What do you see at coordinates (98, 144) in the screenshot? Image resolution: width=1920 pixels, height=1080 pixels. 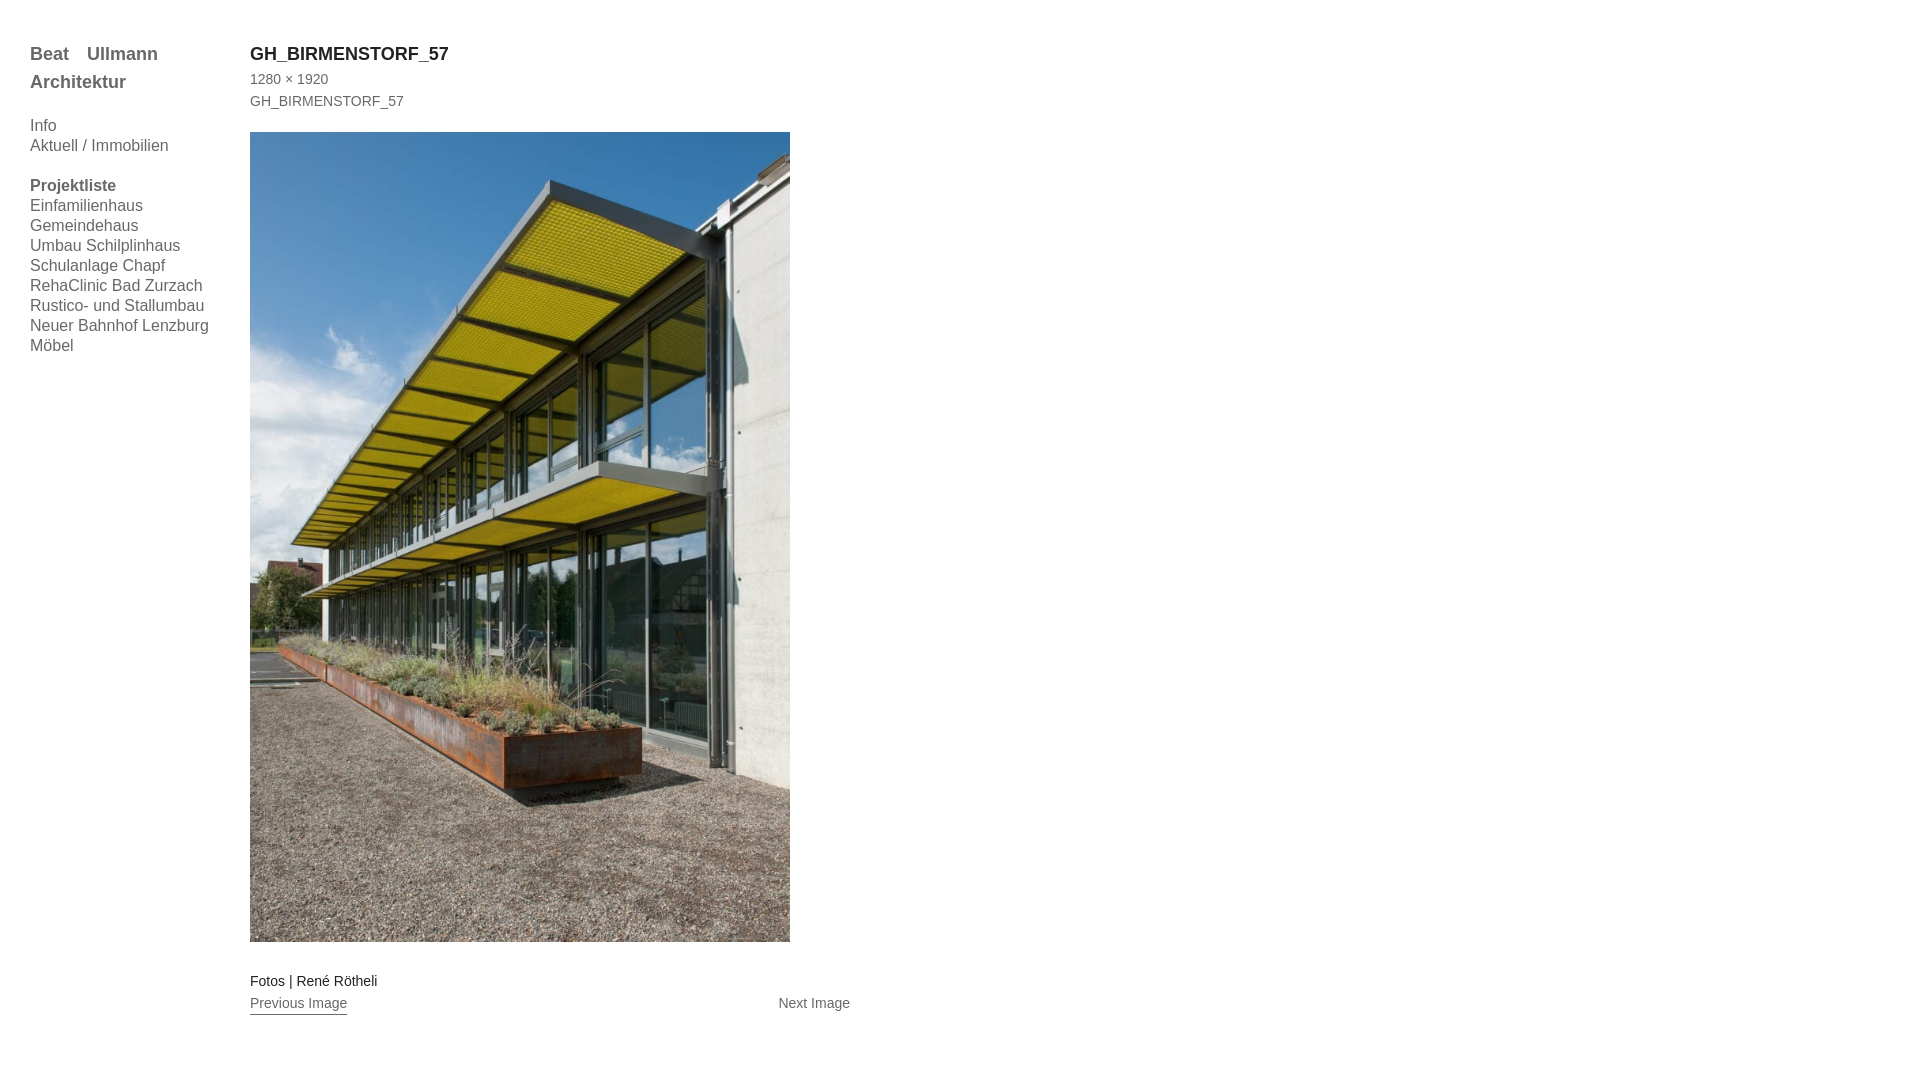 I see `'Aktuell / Immobilien'` at bounding box center [98, 144].